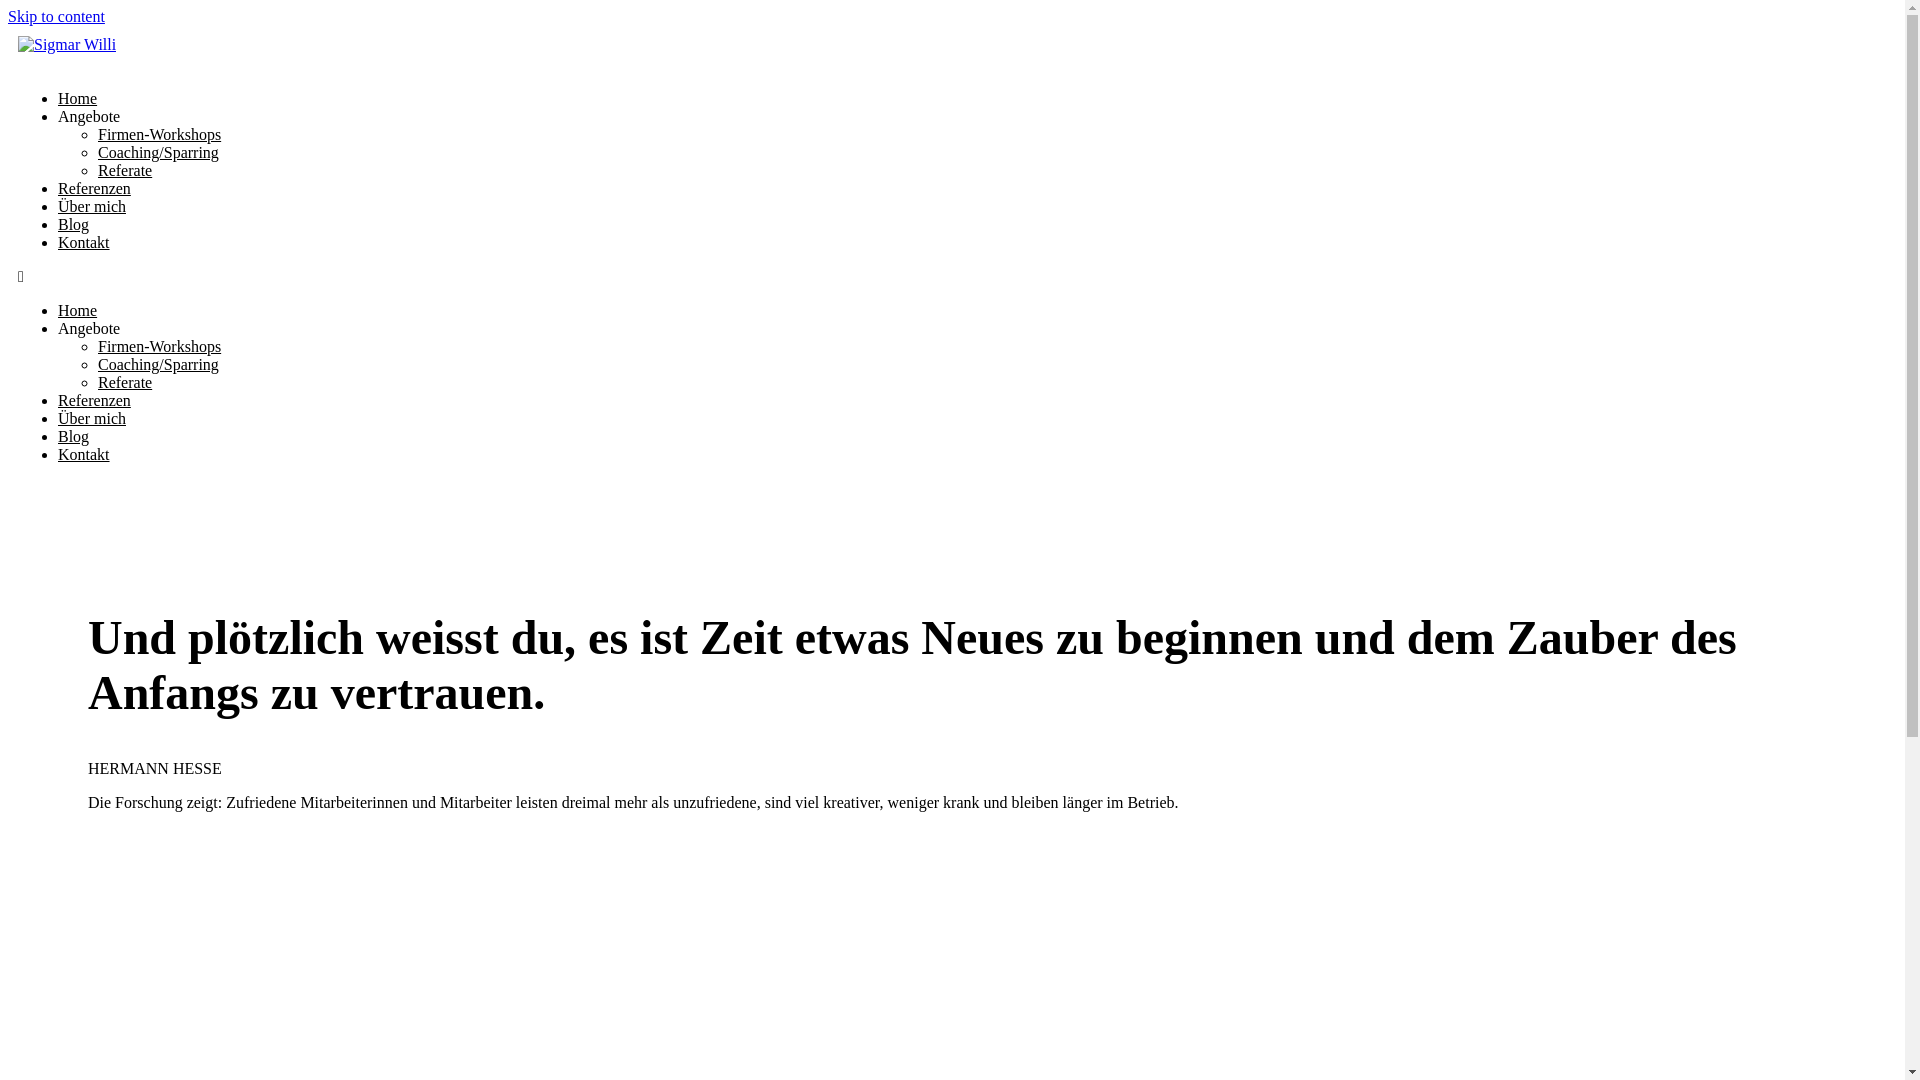 The height and width of the screenshot is (1080, 1920). I want to click on 'Blog', so click(73, 435).